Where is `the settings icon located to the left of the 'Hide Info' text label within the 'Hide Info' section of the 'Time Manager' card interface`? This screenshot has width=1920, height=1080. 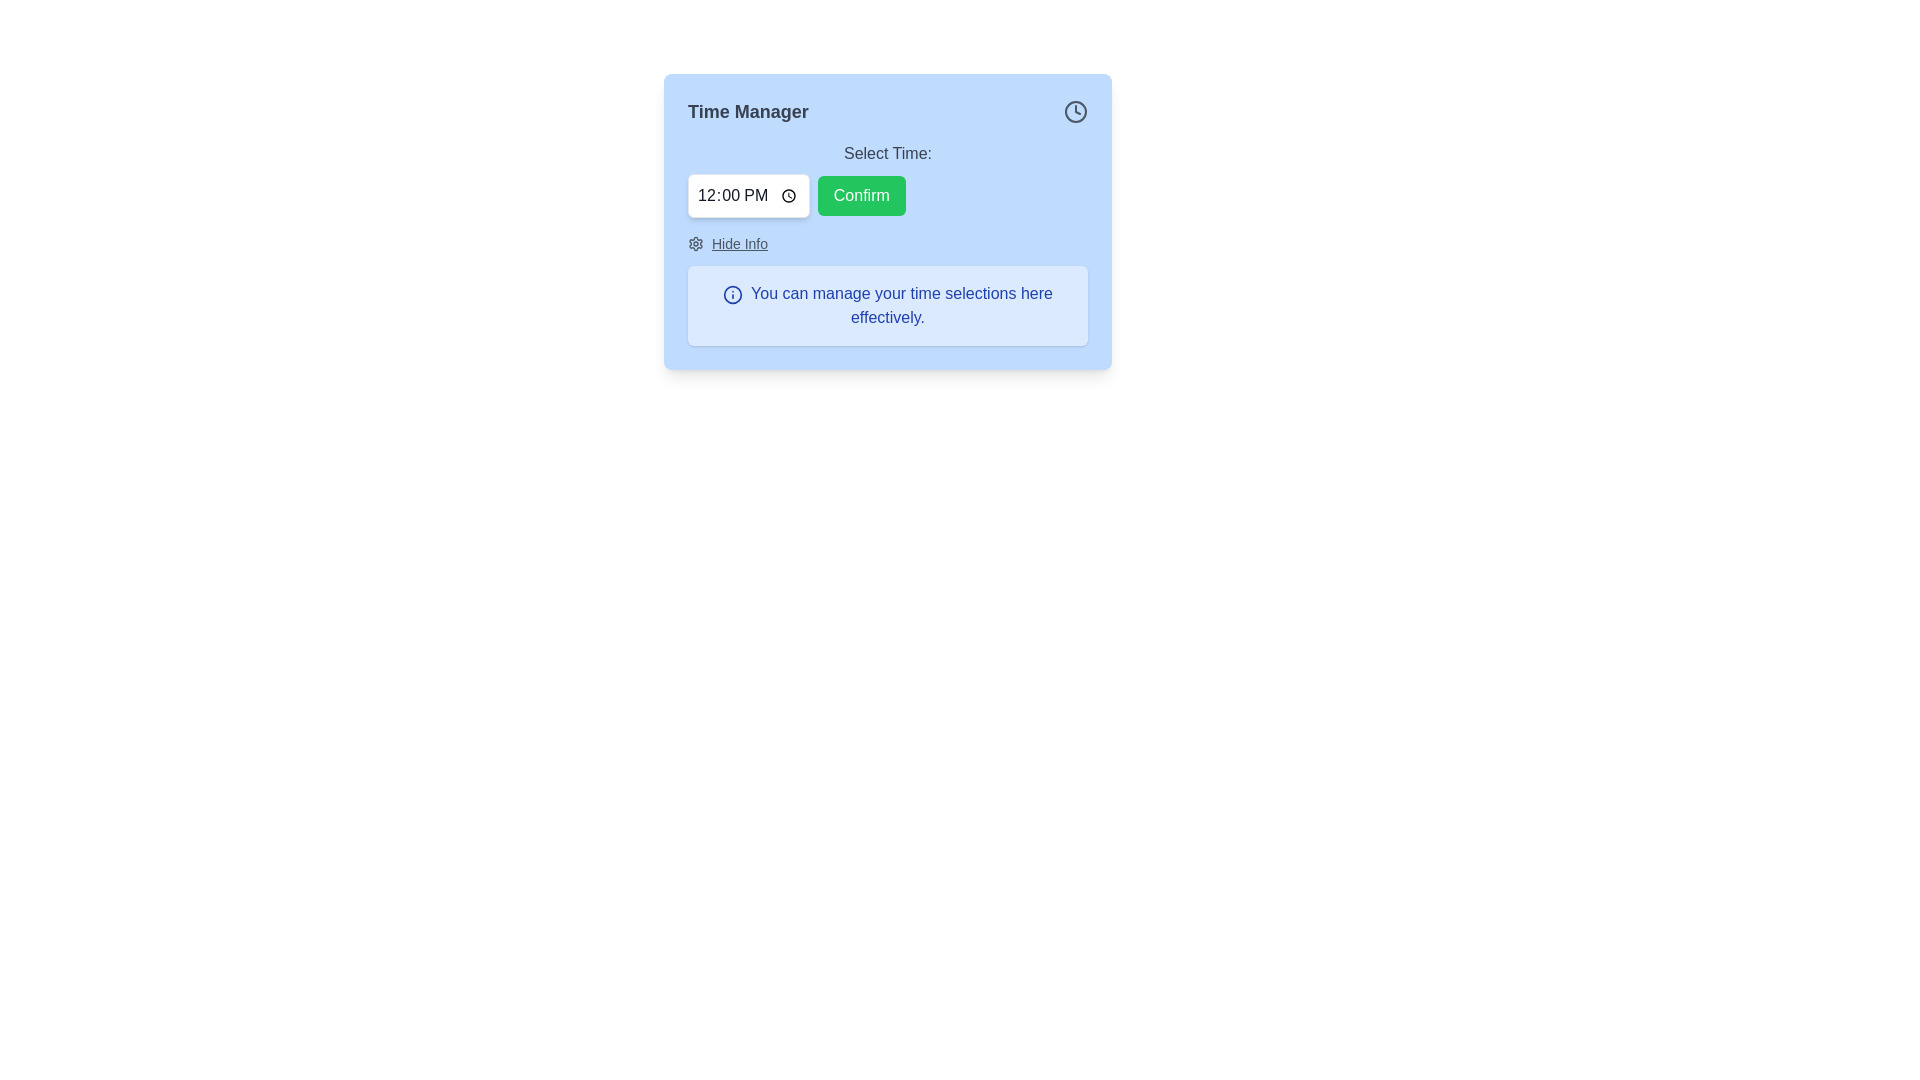 the settings icon located to the left of the 'Hide Info' text label within the 'Hide Info' section of the 'Time Manager' card interface is located at coordinates (696, 242).